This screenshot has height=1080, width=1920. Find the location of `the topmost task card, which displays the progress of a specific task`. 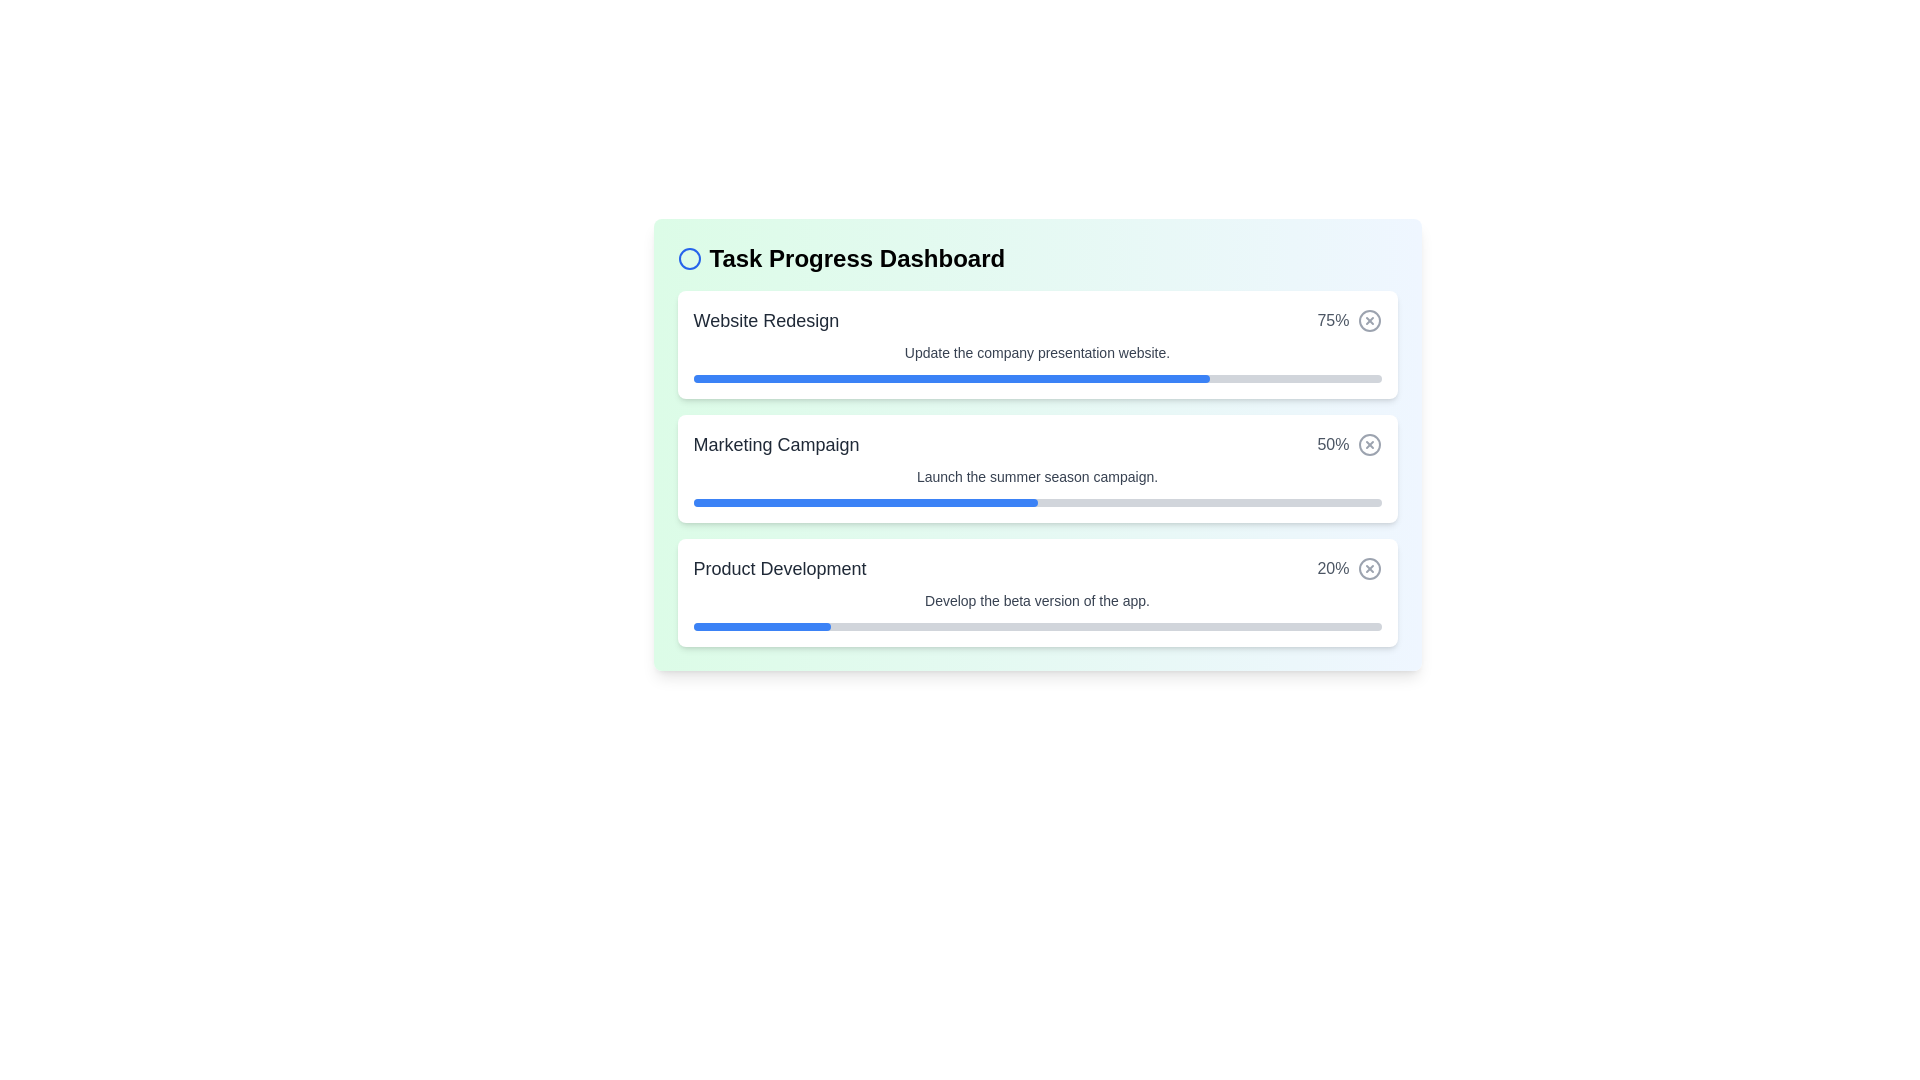

the topmost task card, which displays the progress of a specific task is located at coordinates (1037, 343).